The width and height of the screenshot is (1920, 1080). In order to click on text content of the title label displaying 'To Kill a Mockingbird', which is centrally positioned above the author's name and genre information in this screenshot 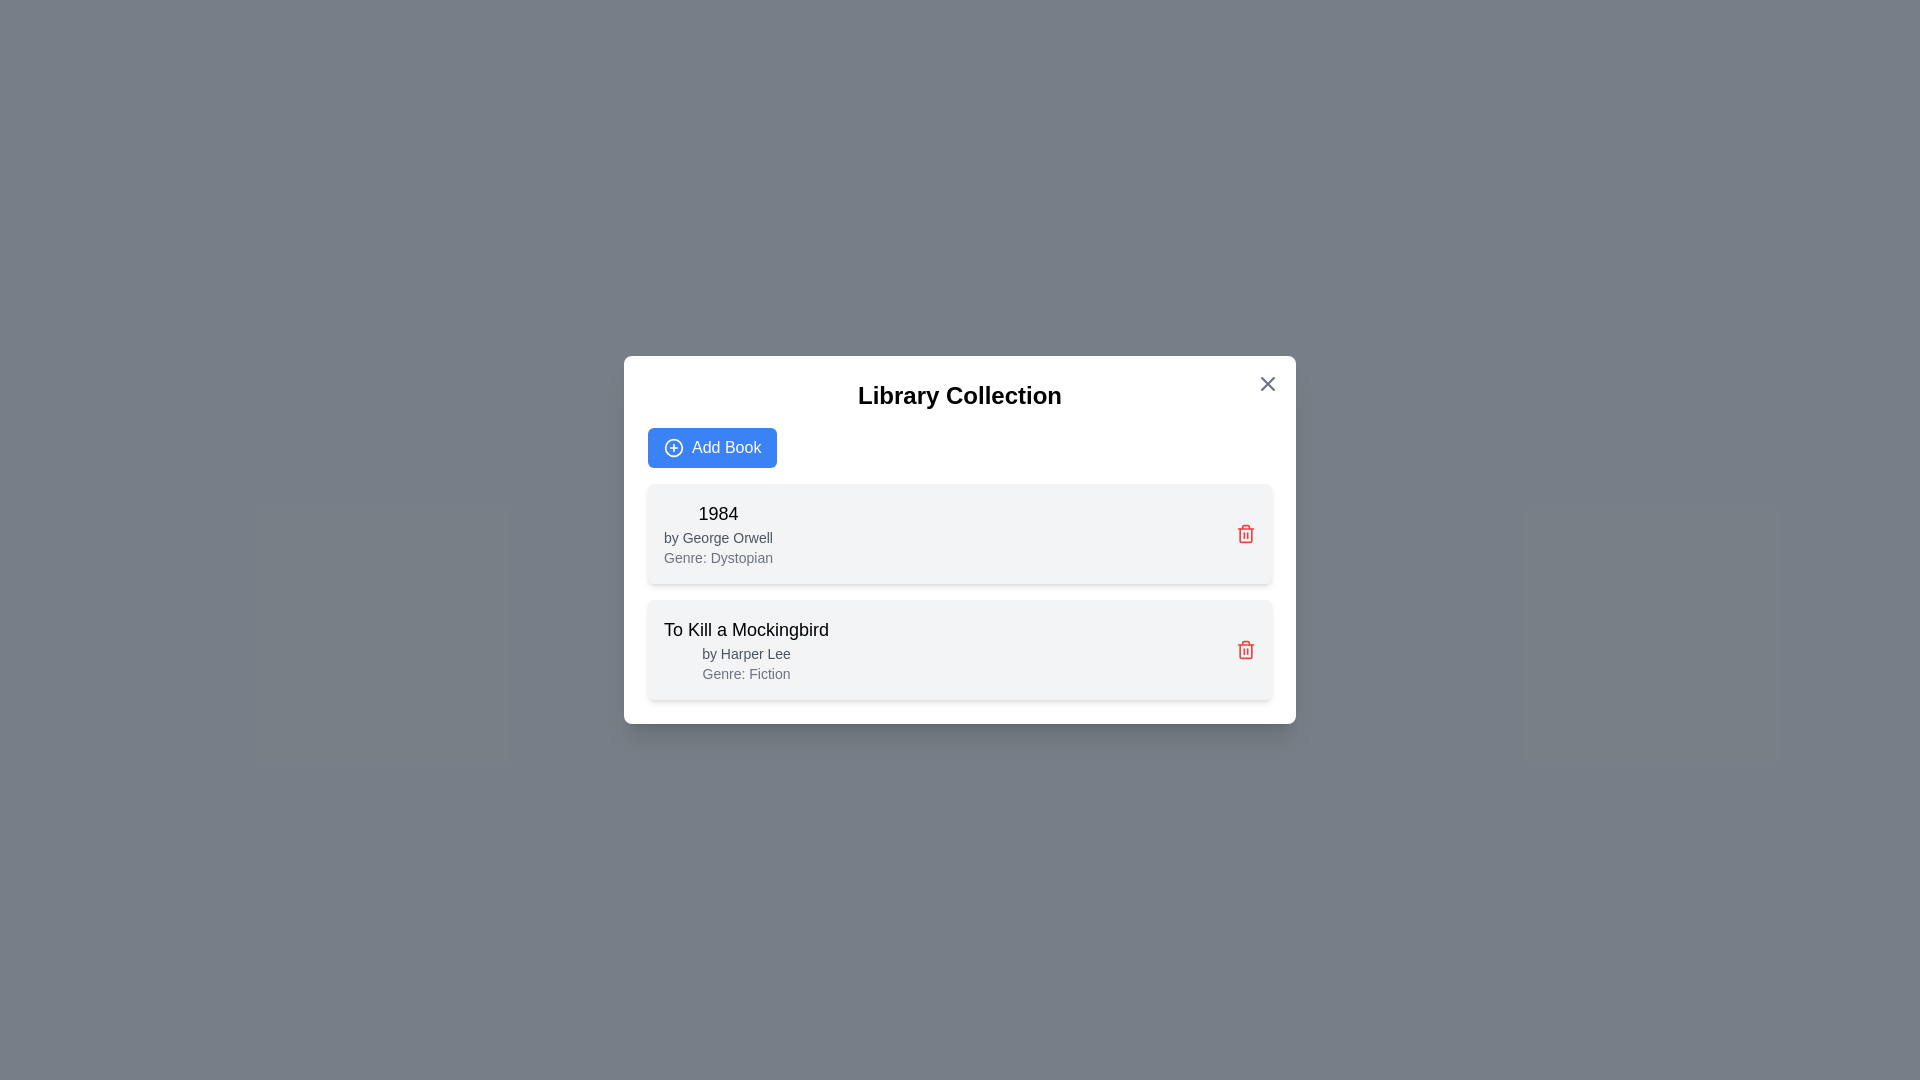, I will do `click(745, 628)`.